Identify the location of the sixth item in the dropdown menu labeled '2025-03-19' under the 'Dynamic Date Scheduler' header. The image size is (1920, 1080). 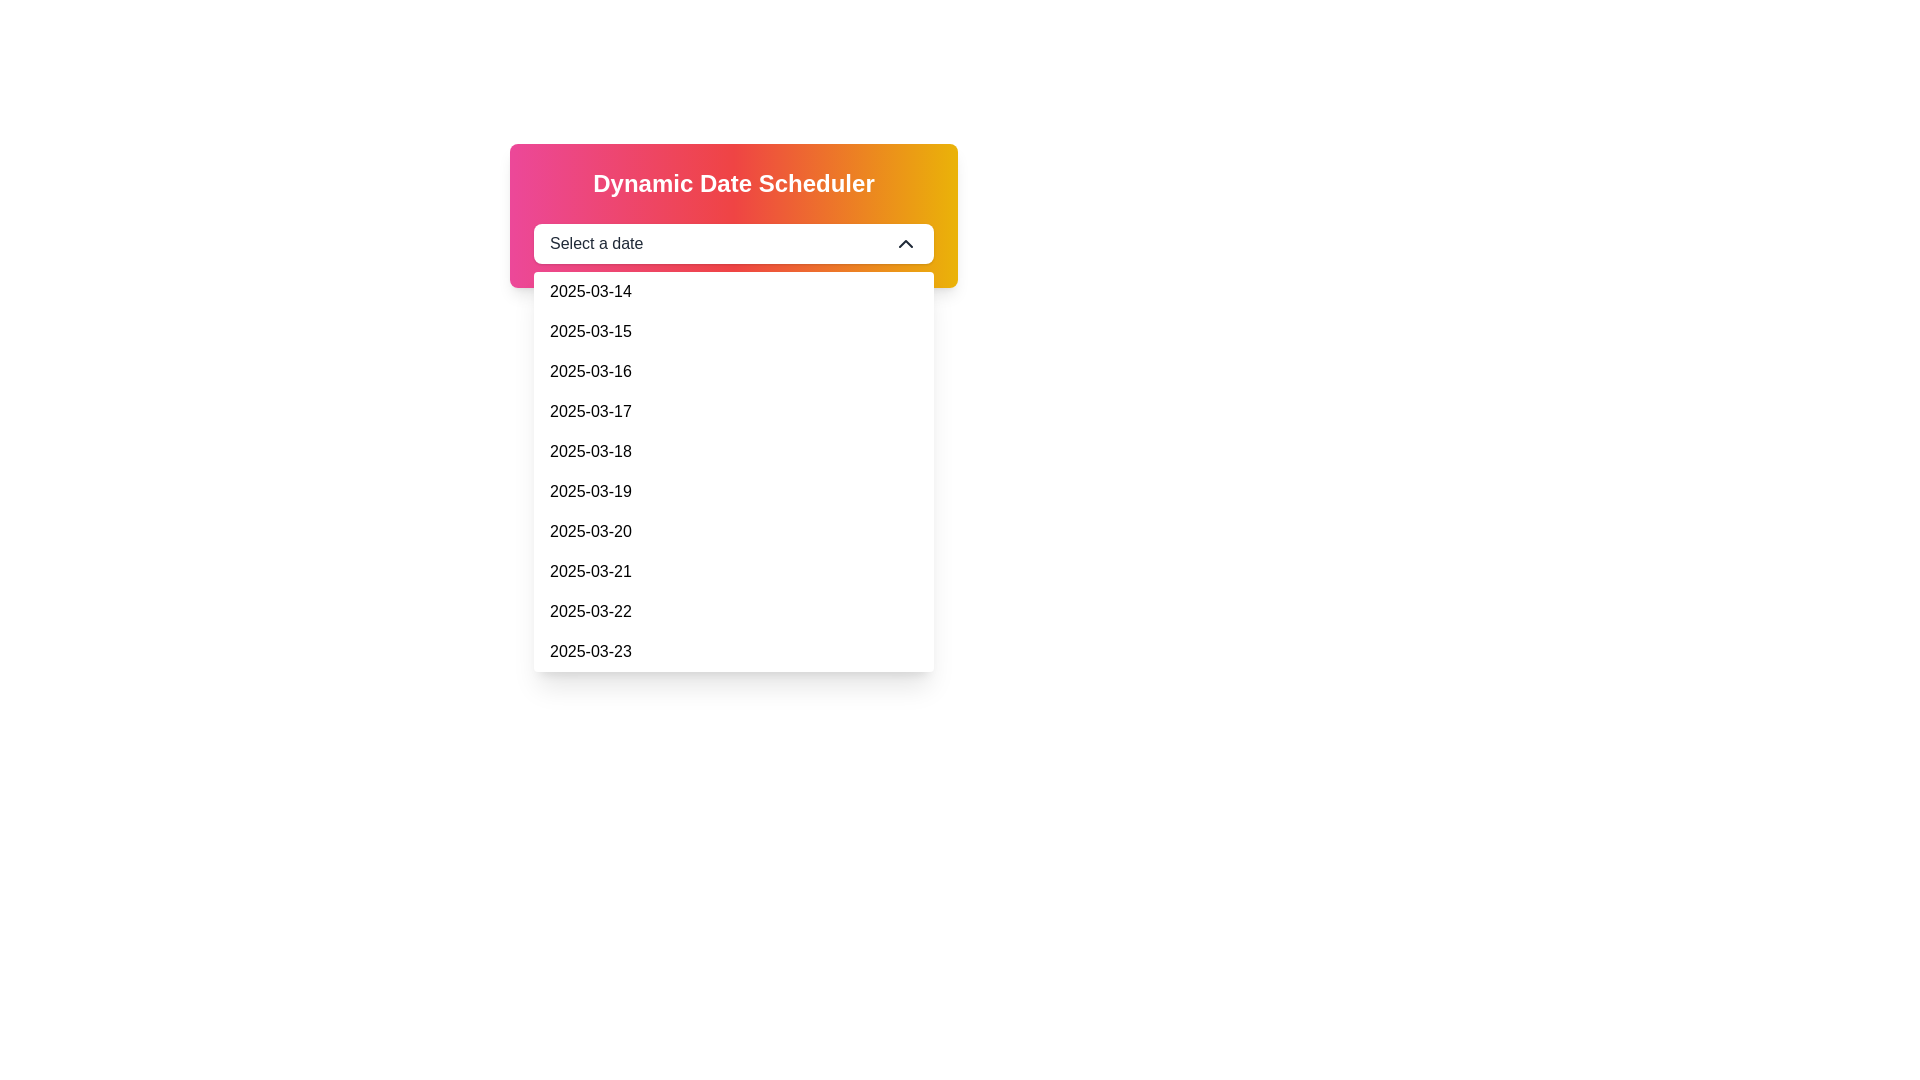
(589, 492).